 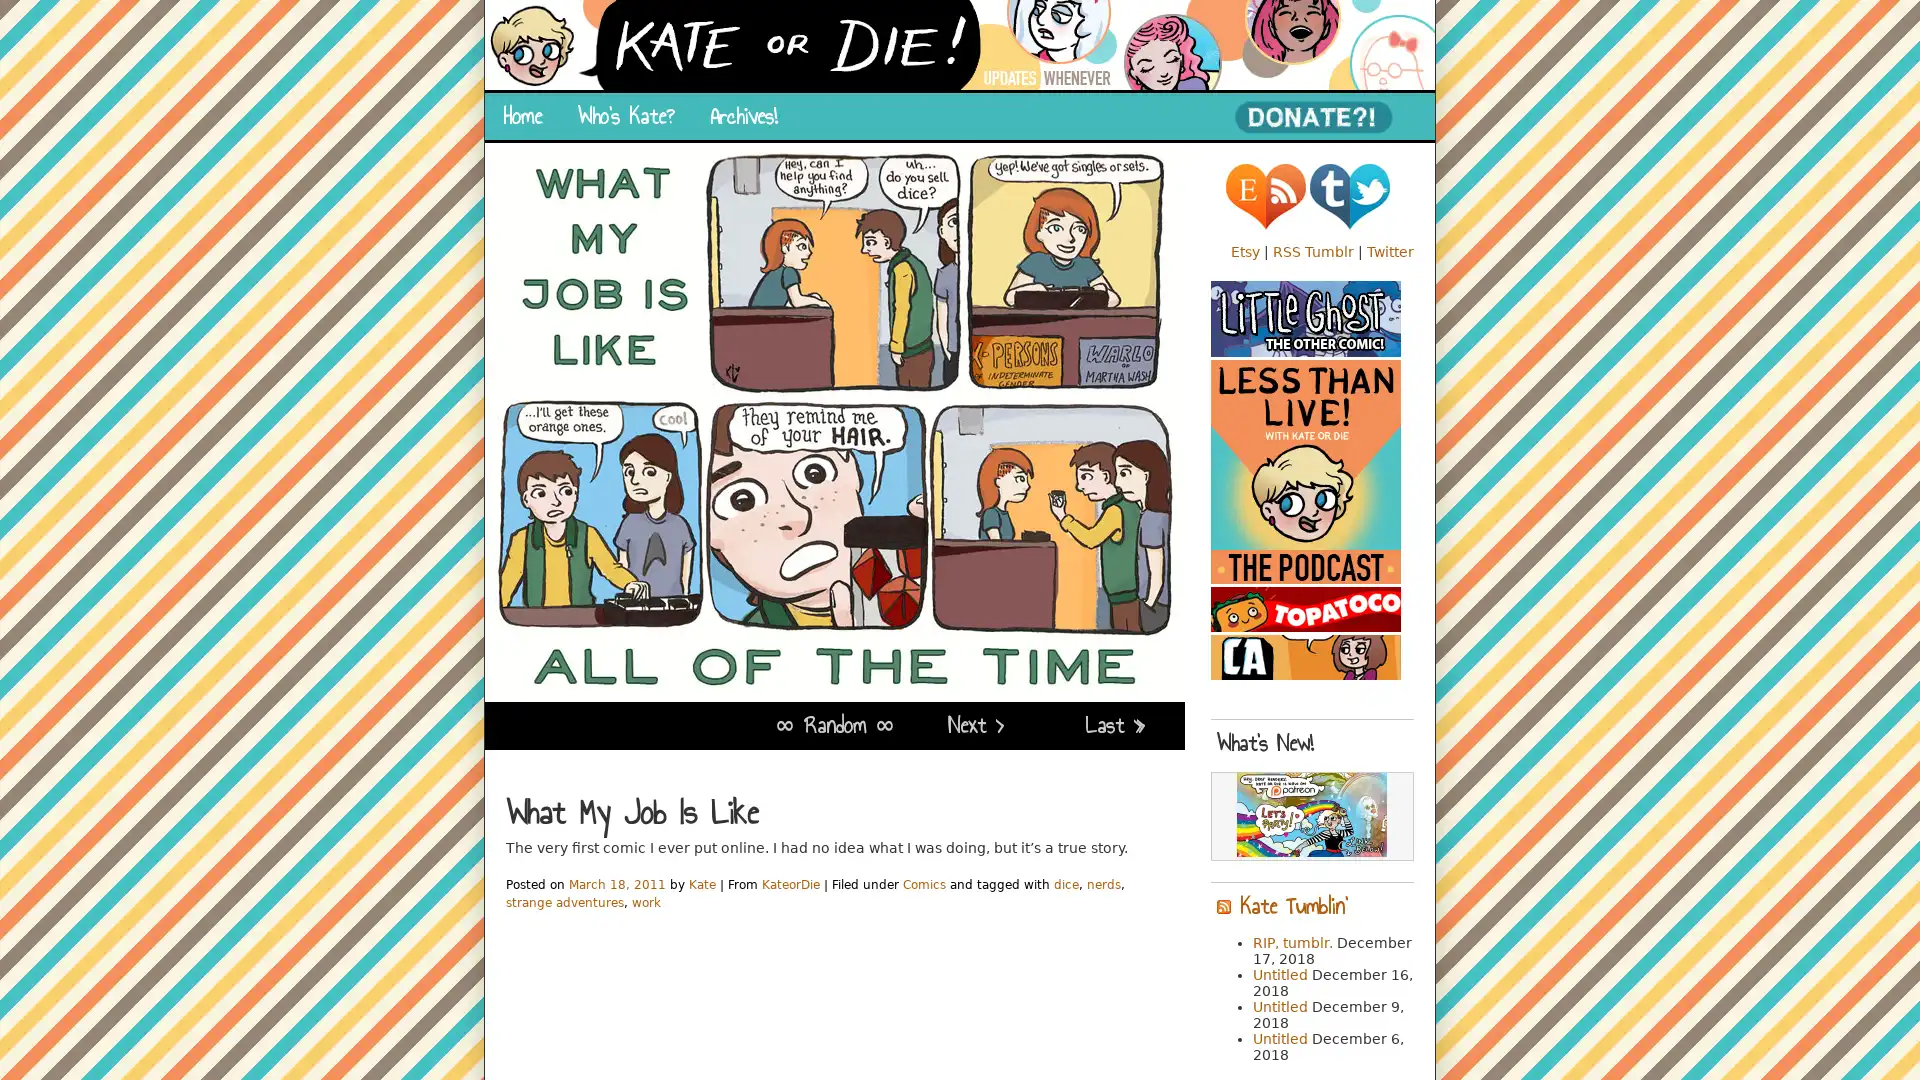 I want to click on PayPal - The safer, easier way to pay online!, so click(x=1312, y=117).